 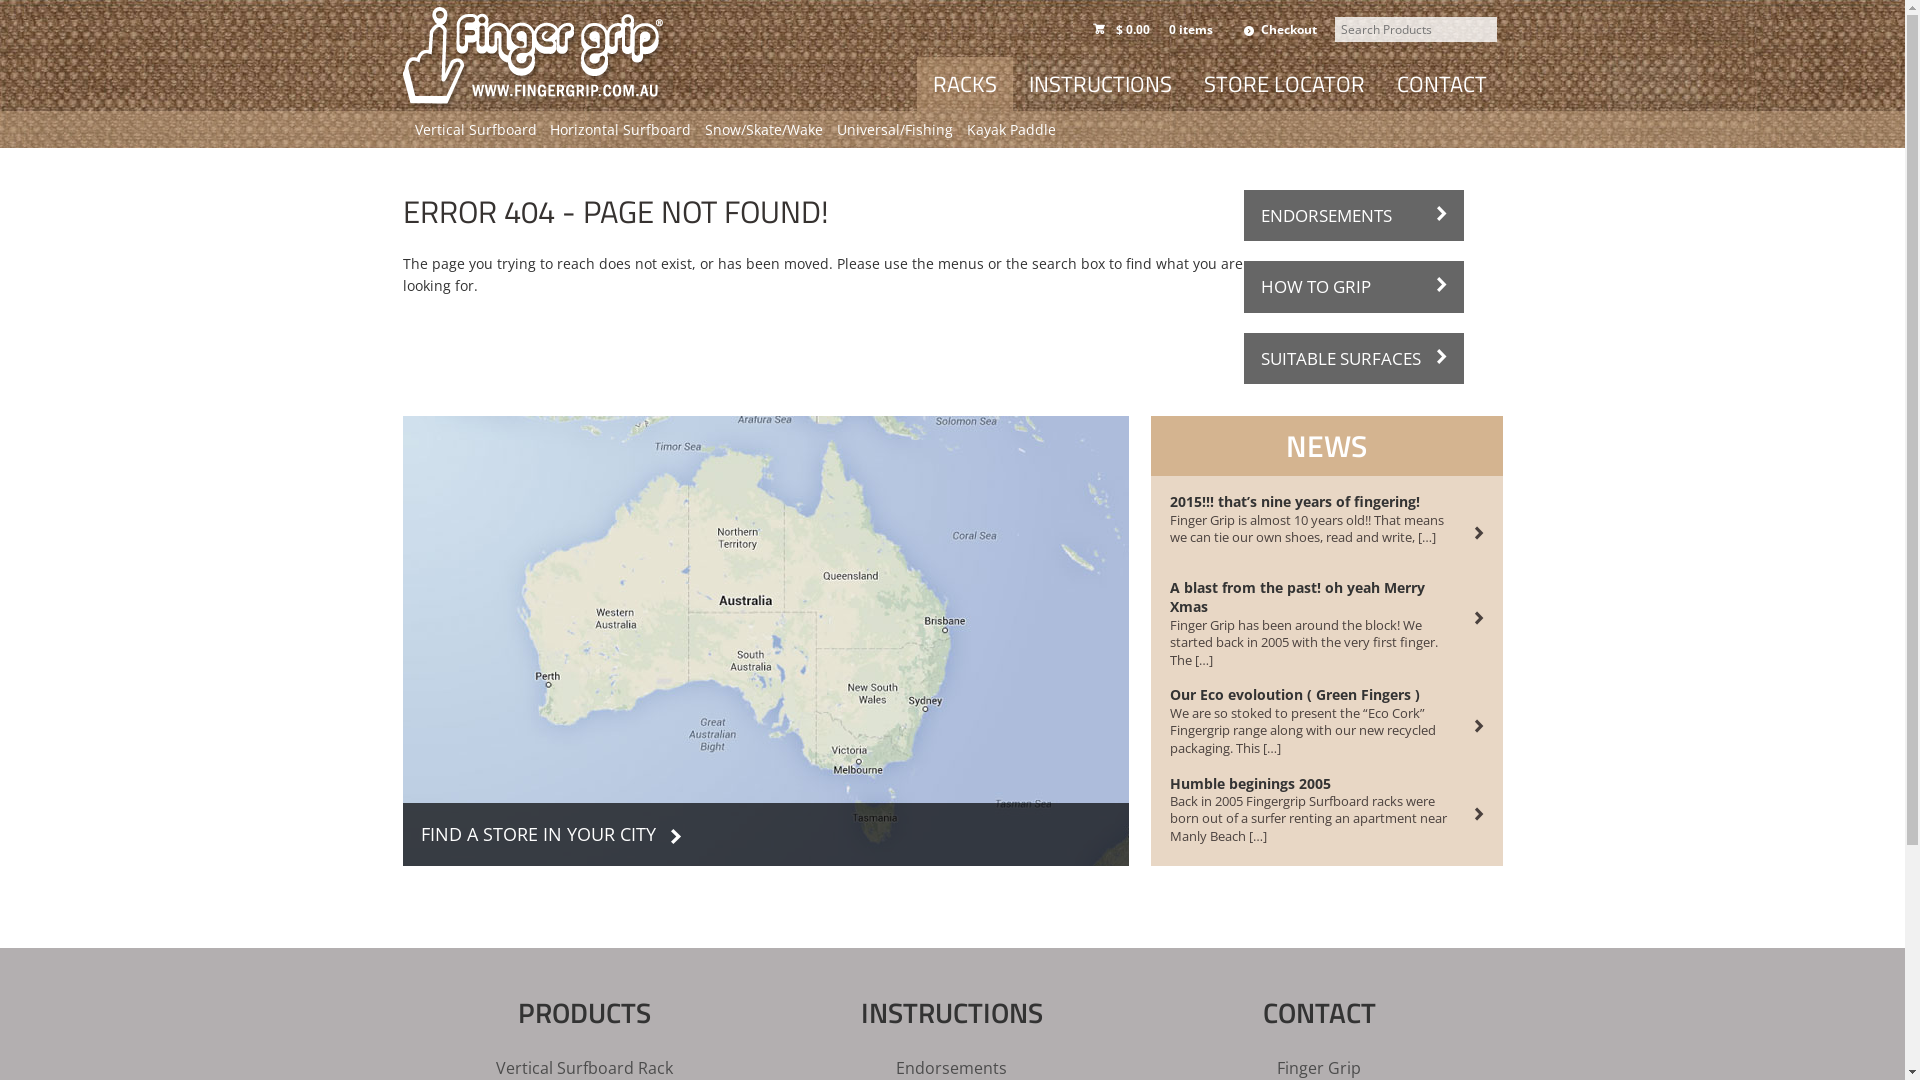 What do you see at coordinates (619, 130) in the screenshot?
I see `'Horizontal Surfboard'` at bounding box center [619, 130].